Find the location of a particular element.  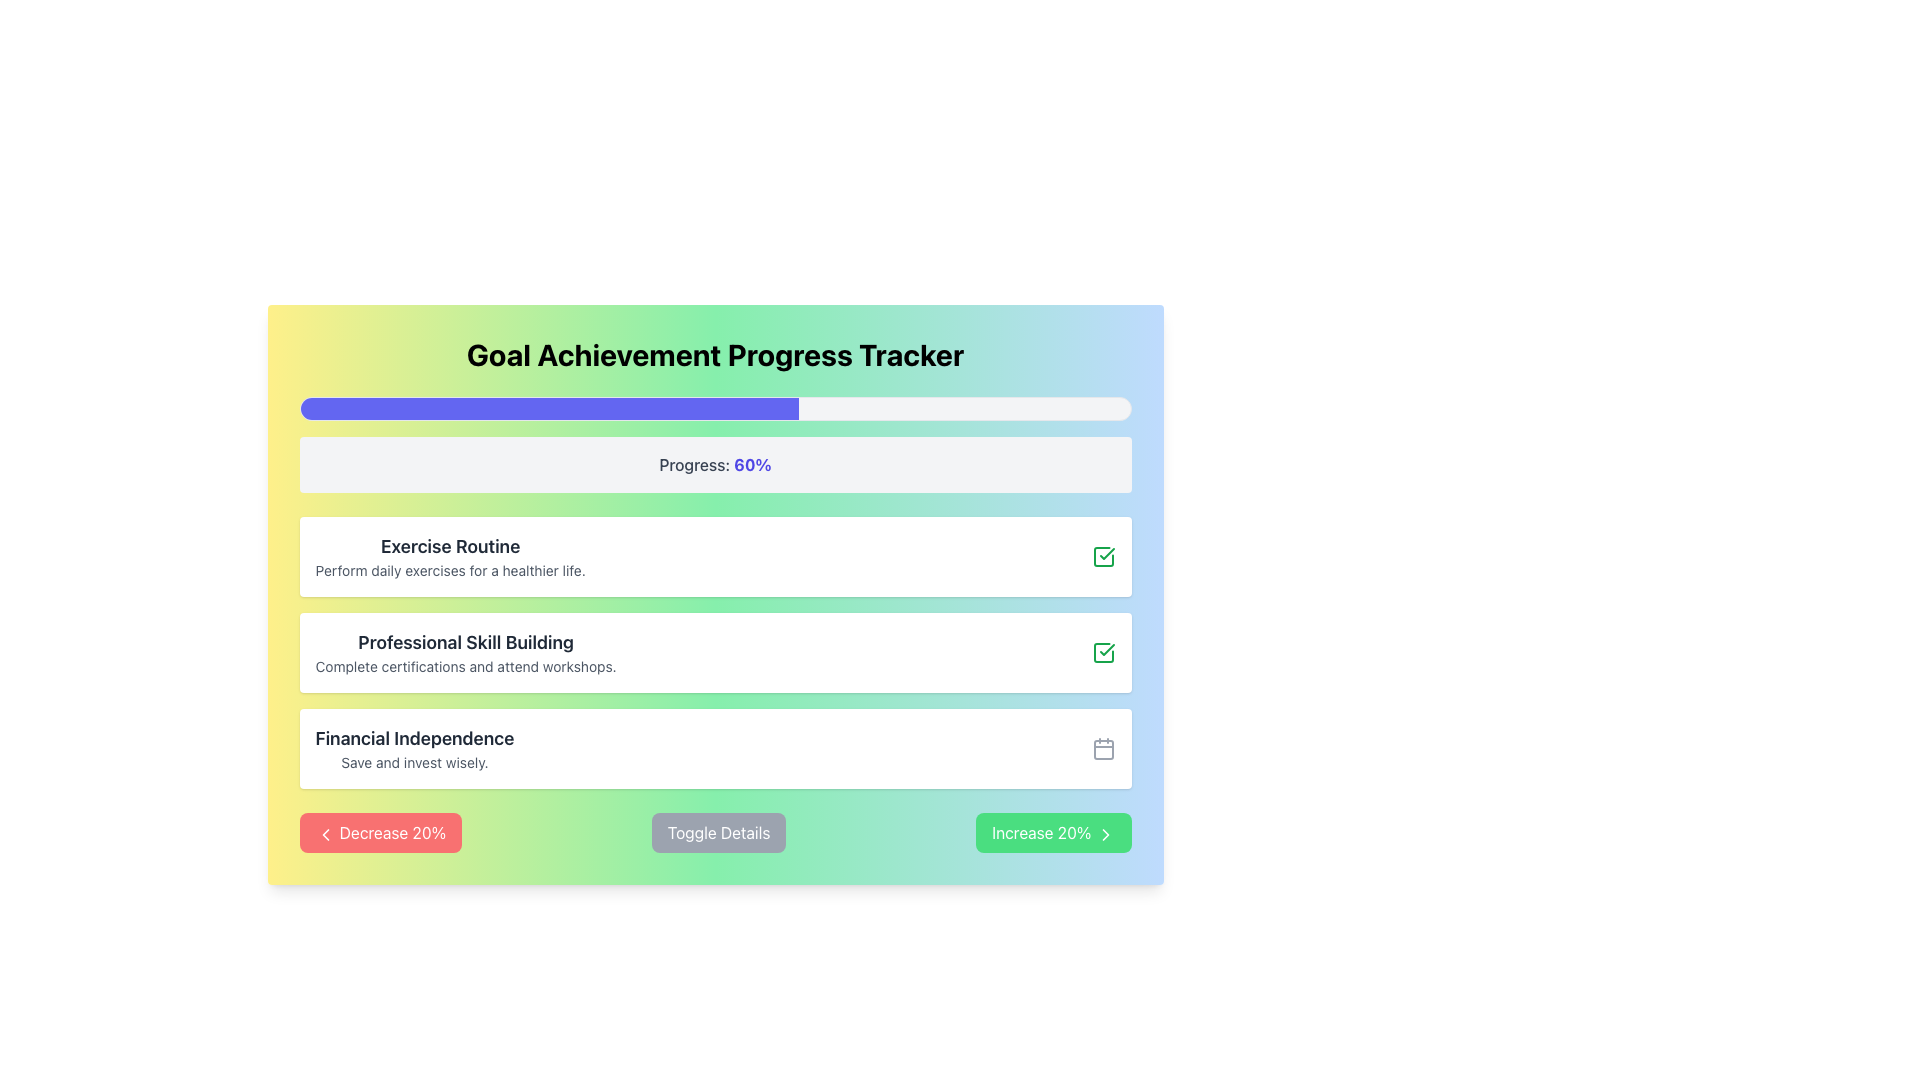

the 'Increase 20%' button, which is a green rectangular button with rounded corners, located in the bottom-right corner of the interface is located at coordinates (1052, 833).